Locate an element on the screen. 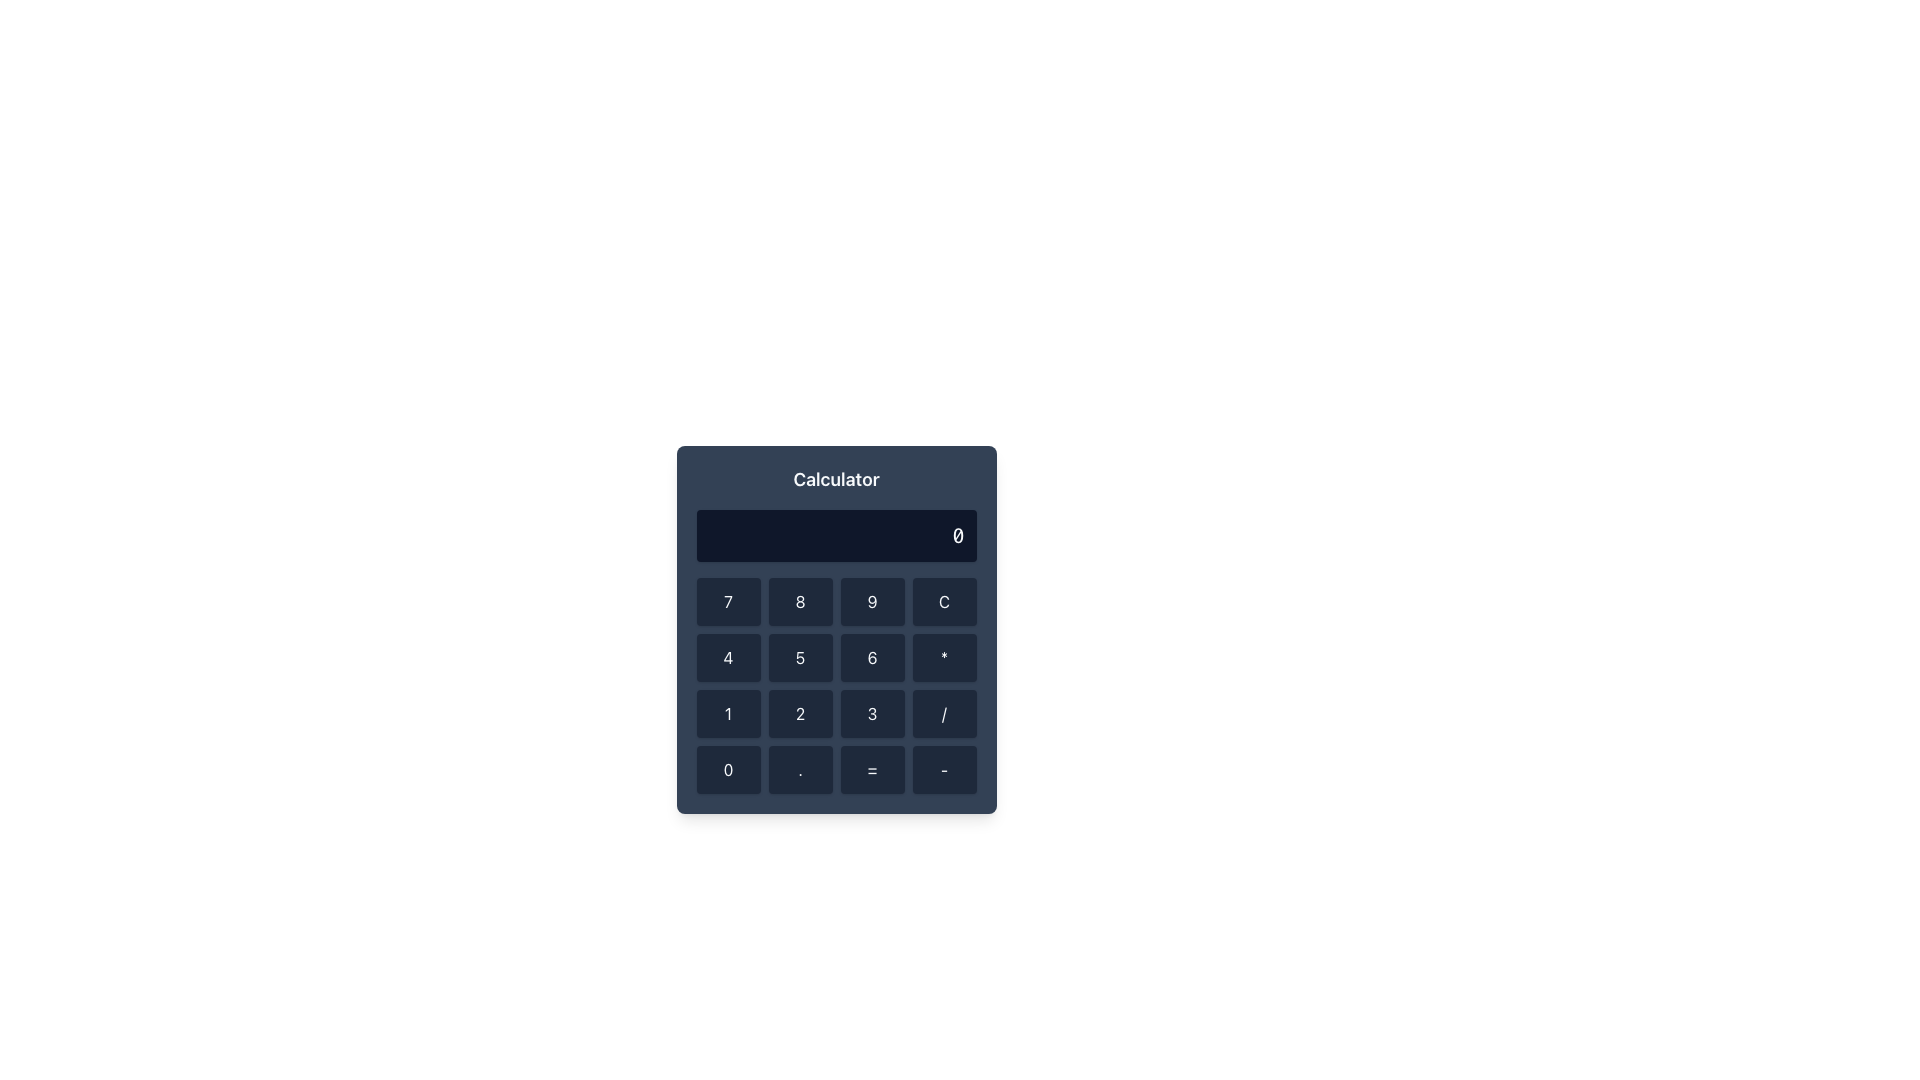 The width and height of the screenshot is (1920, 1080). the multiplication button in the calculator keypad, positioned in the second row and fourth column, to input the '*' operator is located at coordinates (943, 658).